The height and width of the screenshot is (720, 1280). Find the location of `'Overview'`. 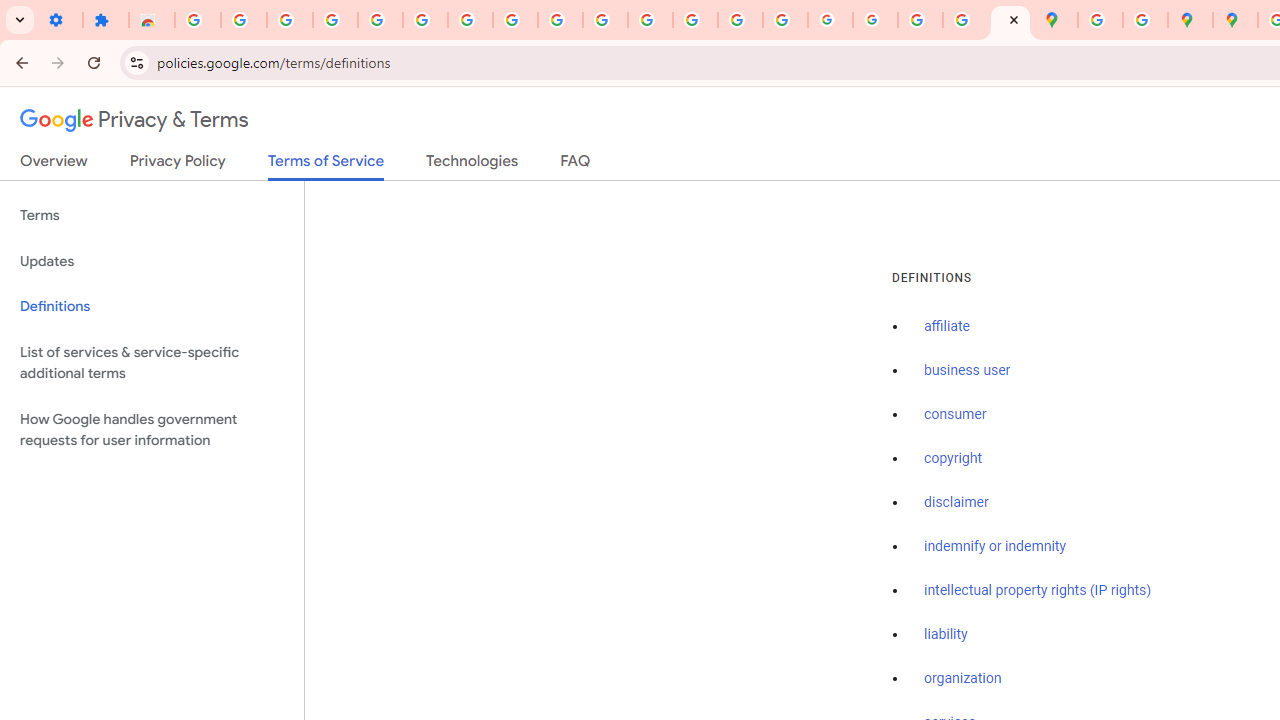

'Overview' is located at coordinates (54, 164).